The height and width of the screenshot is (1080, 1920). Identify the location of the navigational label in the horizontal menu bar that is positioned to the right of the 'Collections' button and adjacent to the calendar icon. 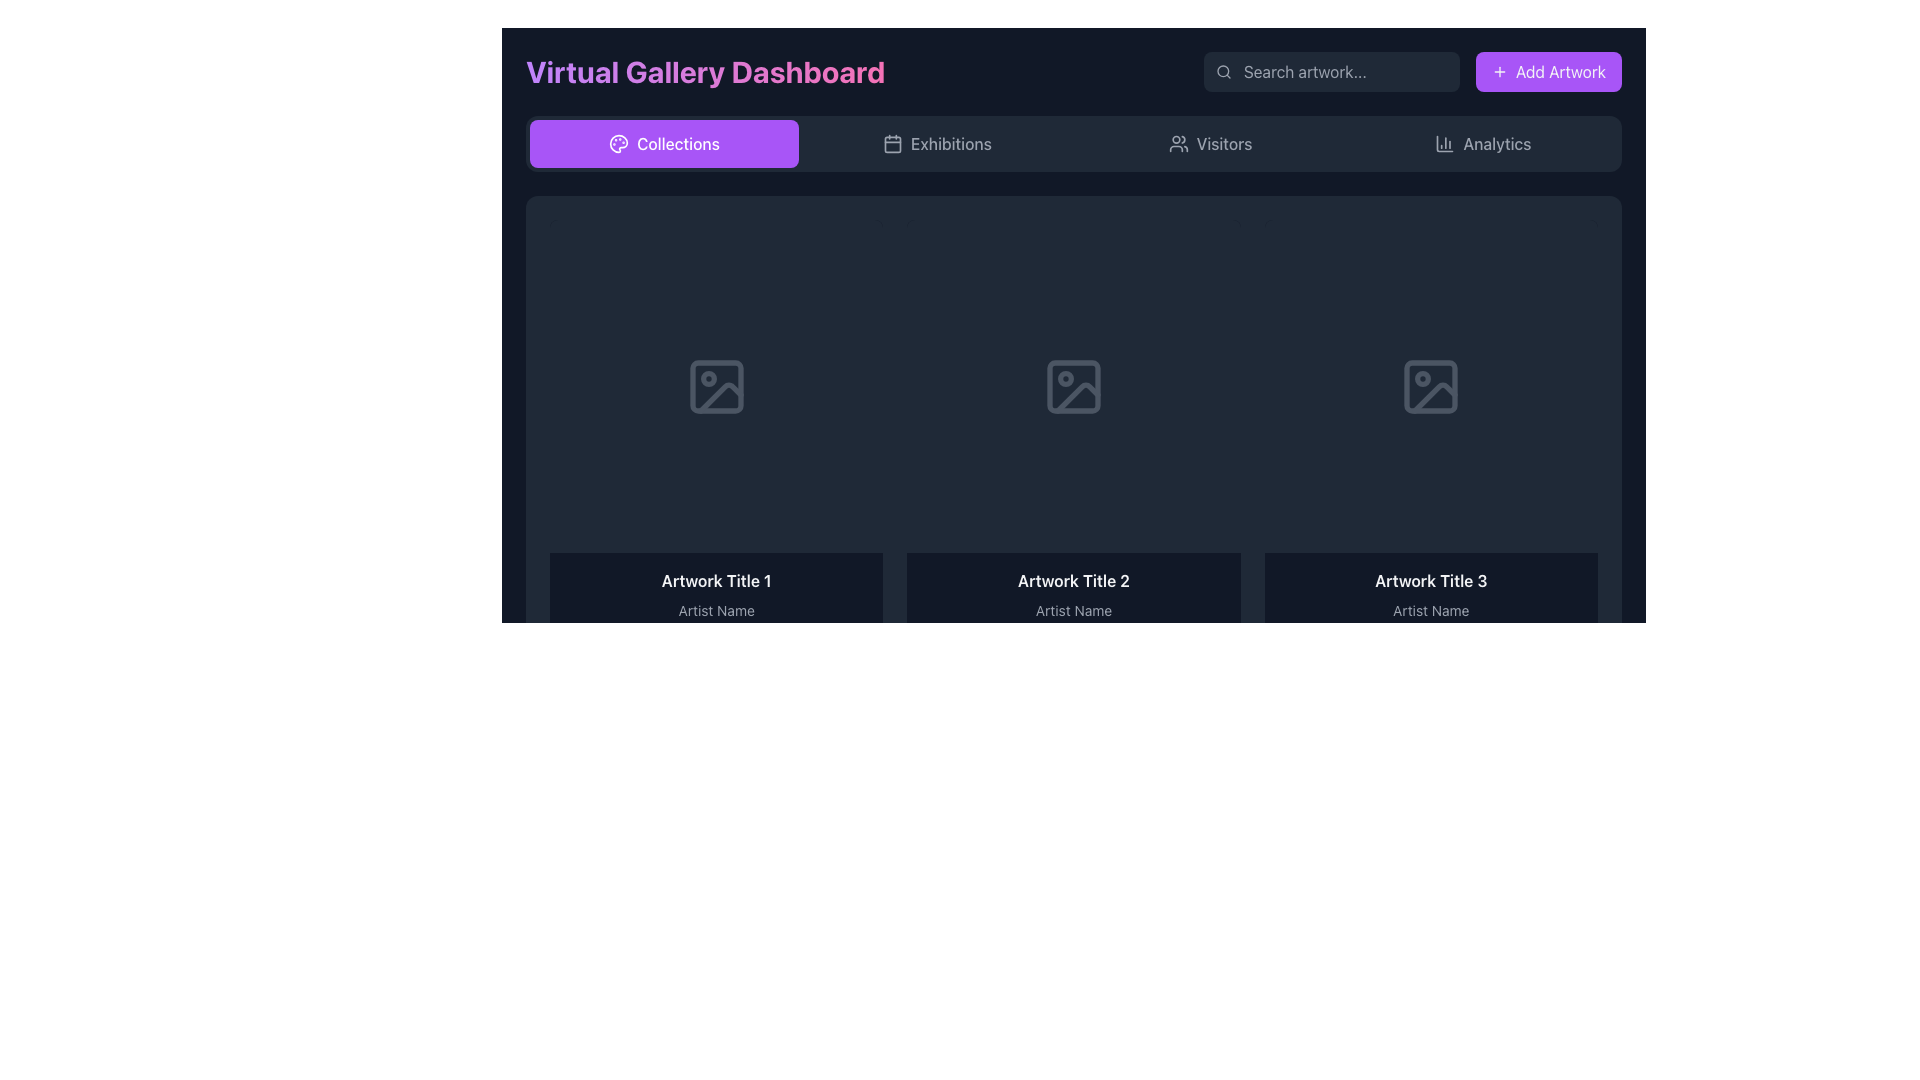
(950, 142).